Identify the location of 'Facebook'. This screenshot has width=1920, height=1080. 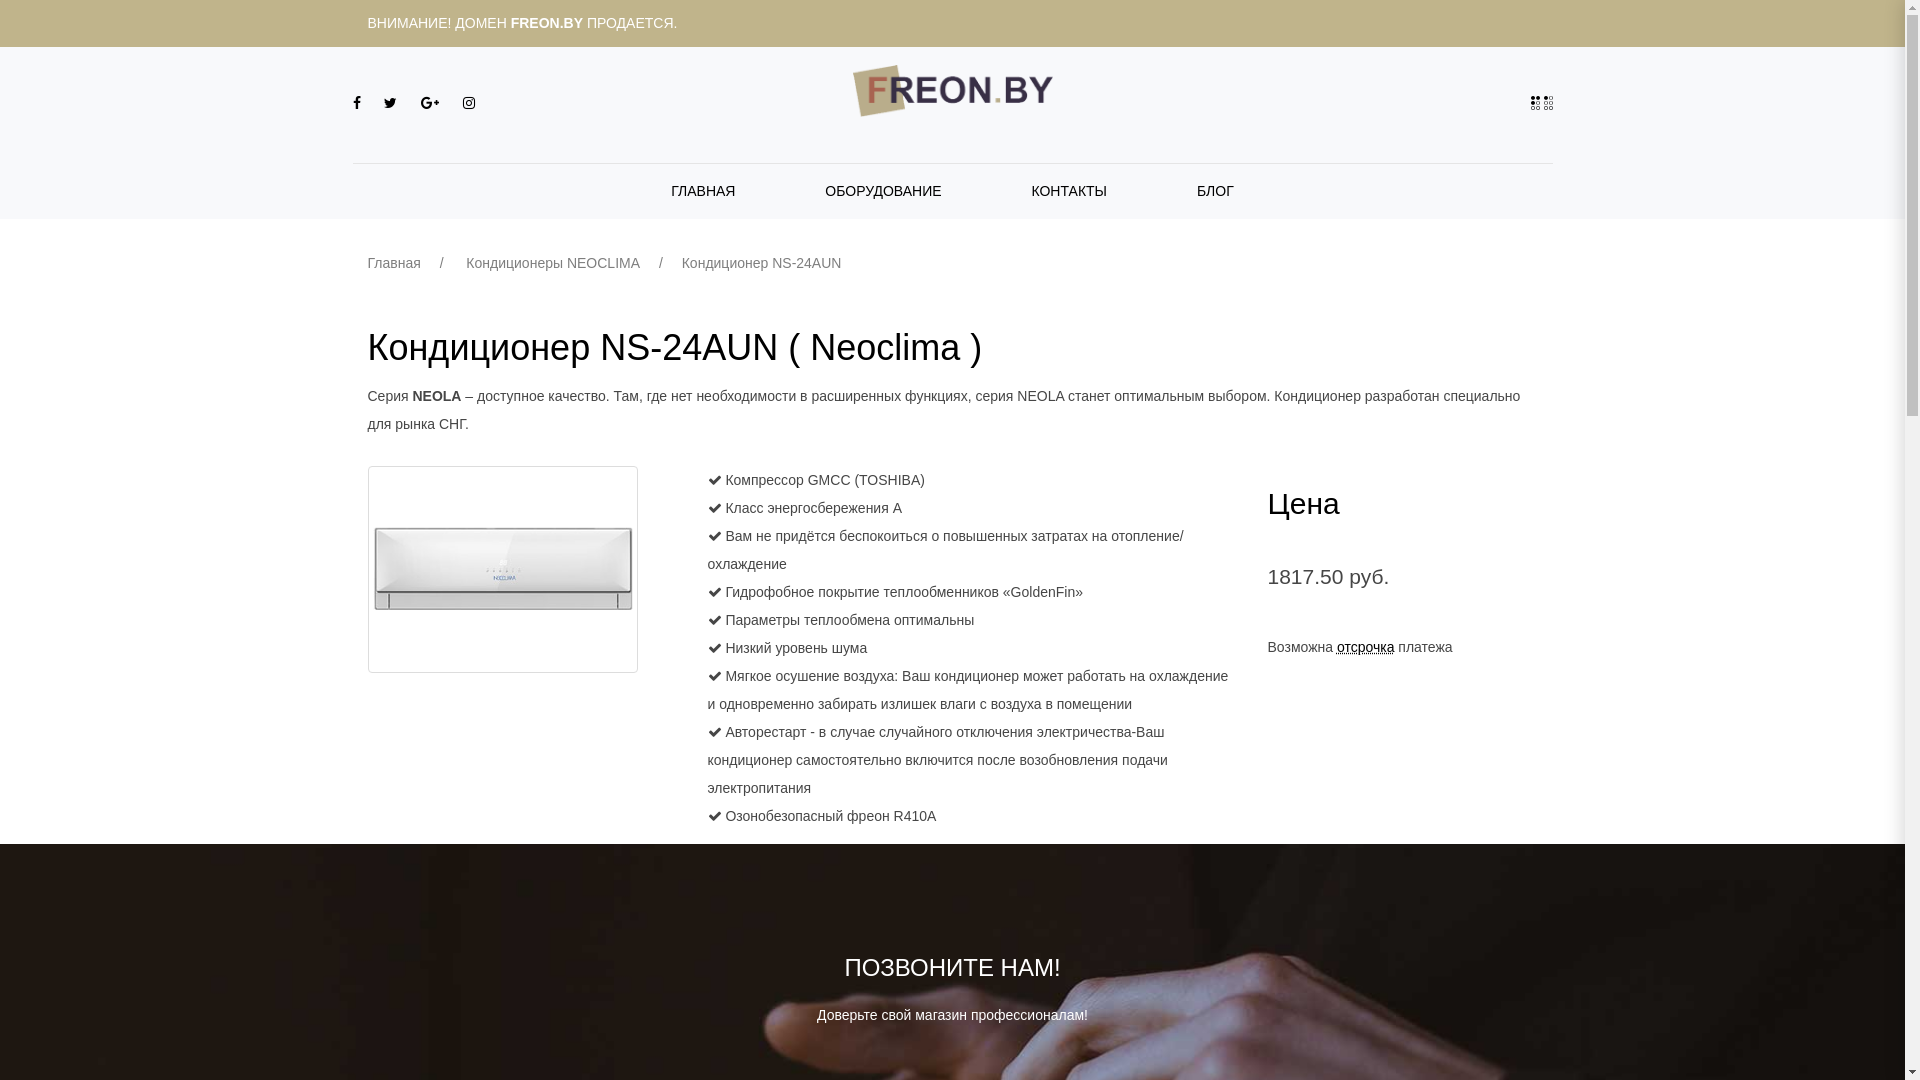
(358, 103).